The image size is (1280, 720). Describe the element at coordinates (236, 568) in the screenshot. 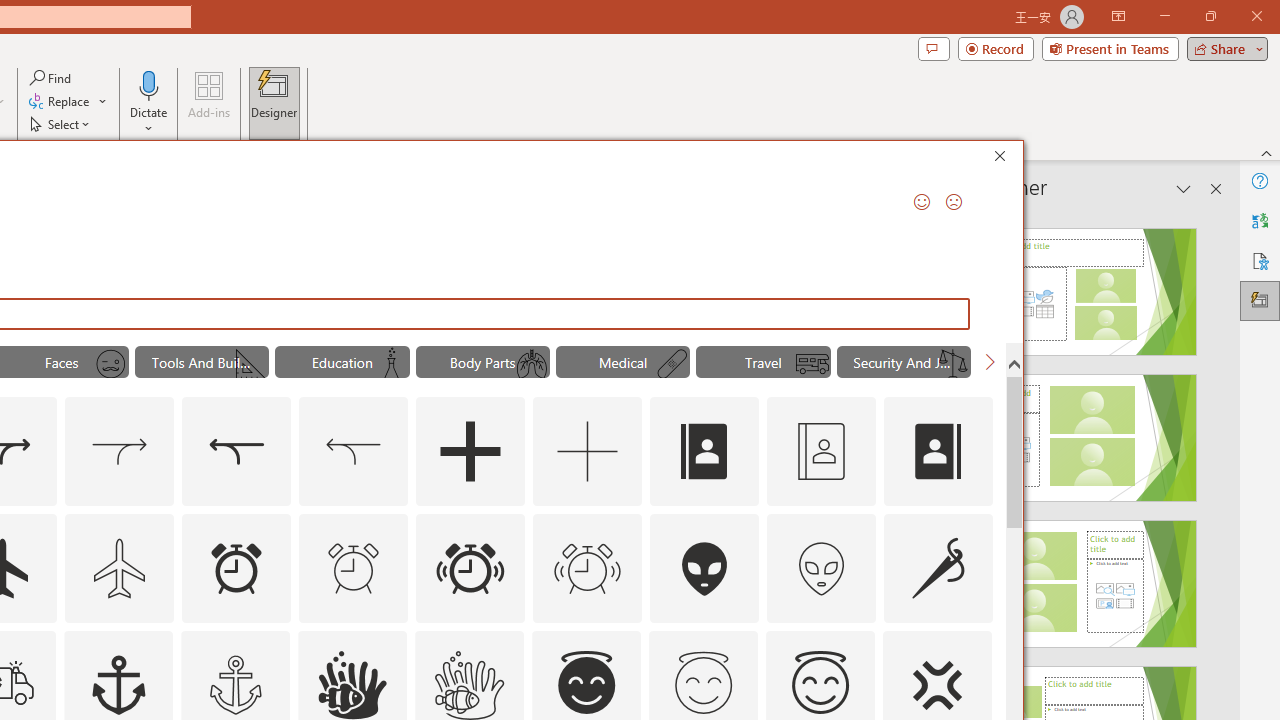

I see `'AutomationID: Icons_AlarmClock'` at that location.